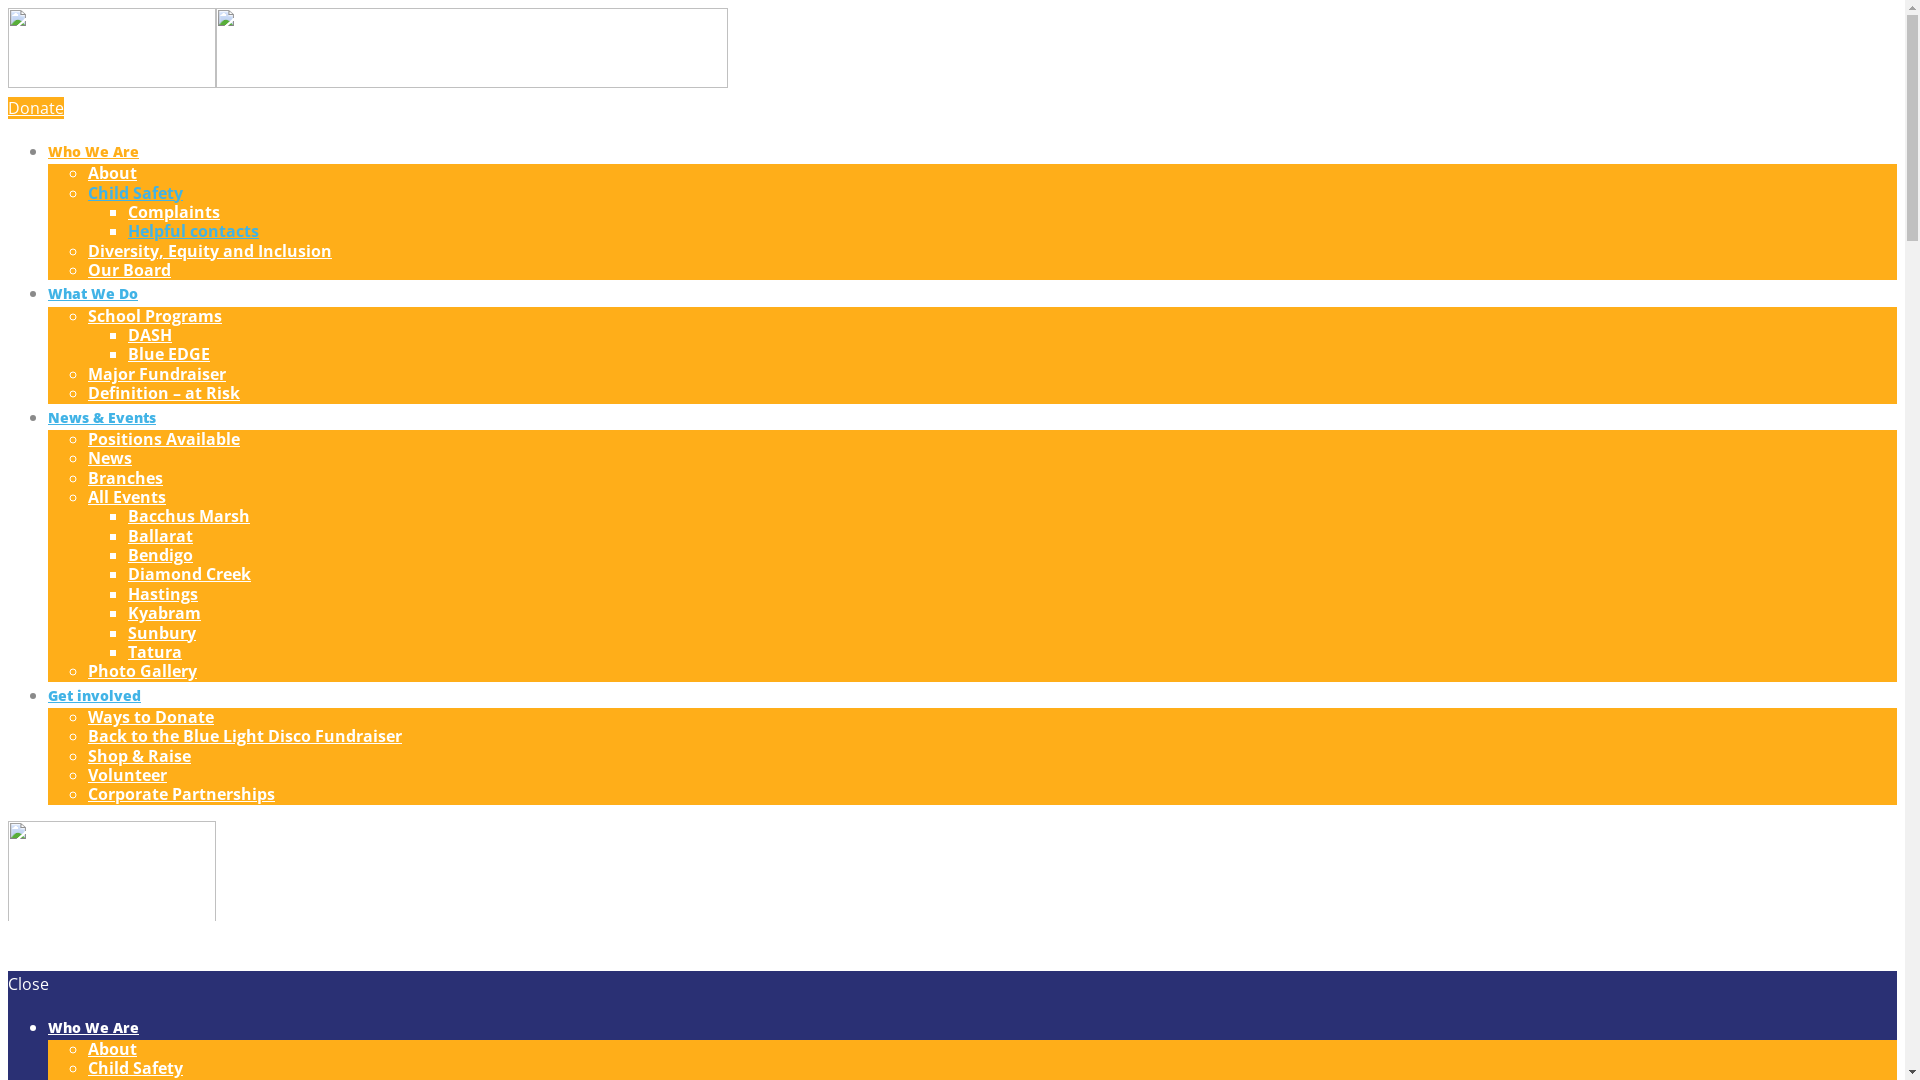  I want to click on 'What We Do', so click(48, 293).